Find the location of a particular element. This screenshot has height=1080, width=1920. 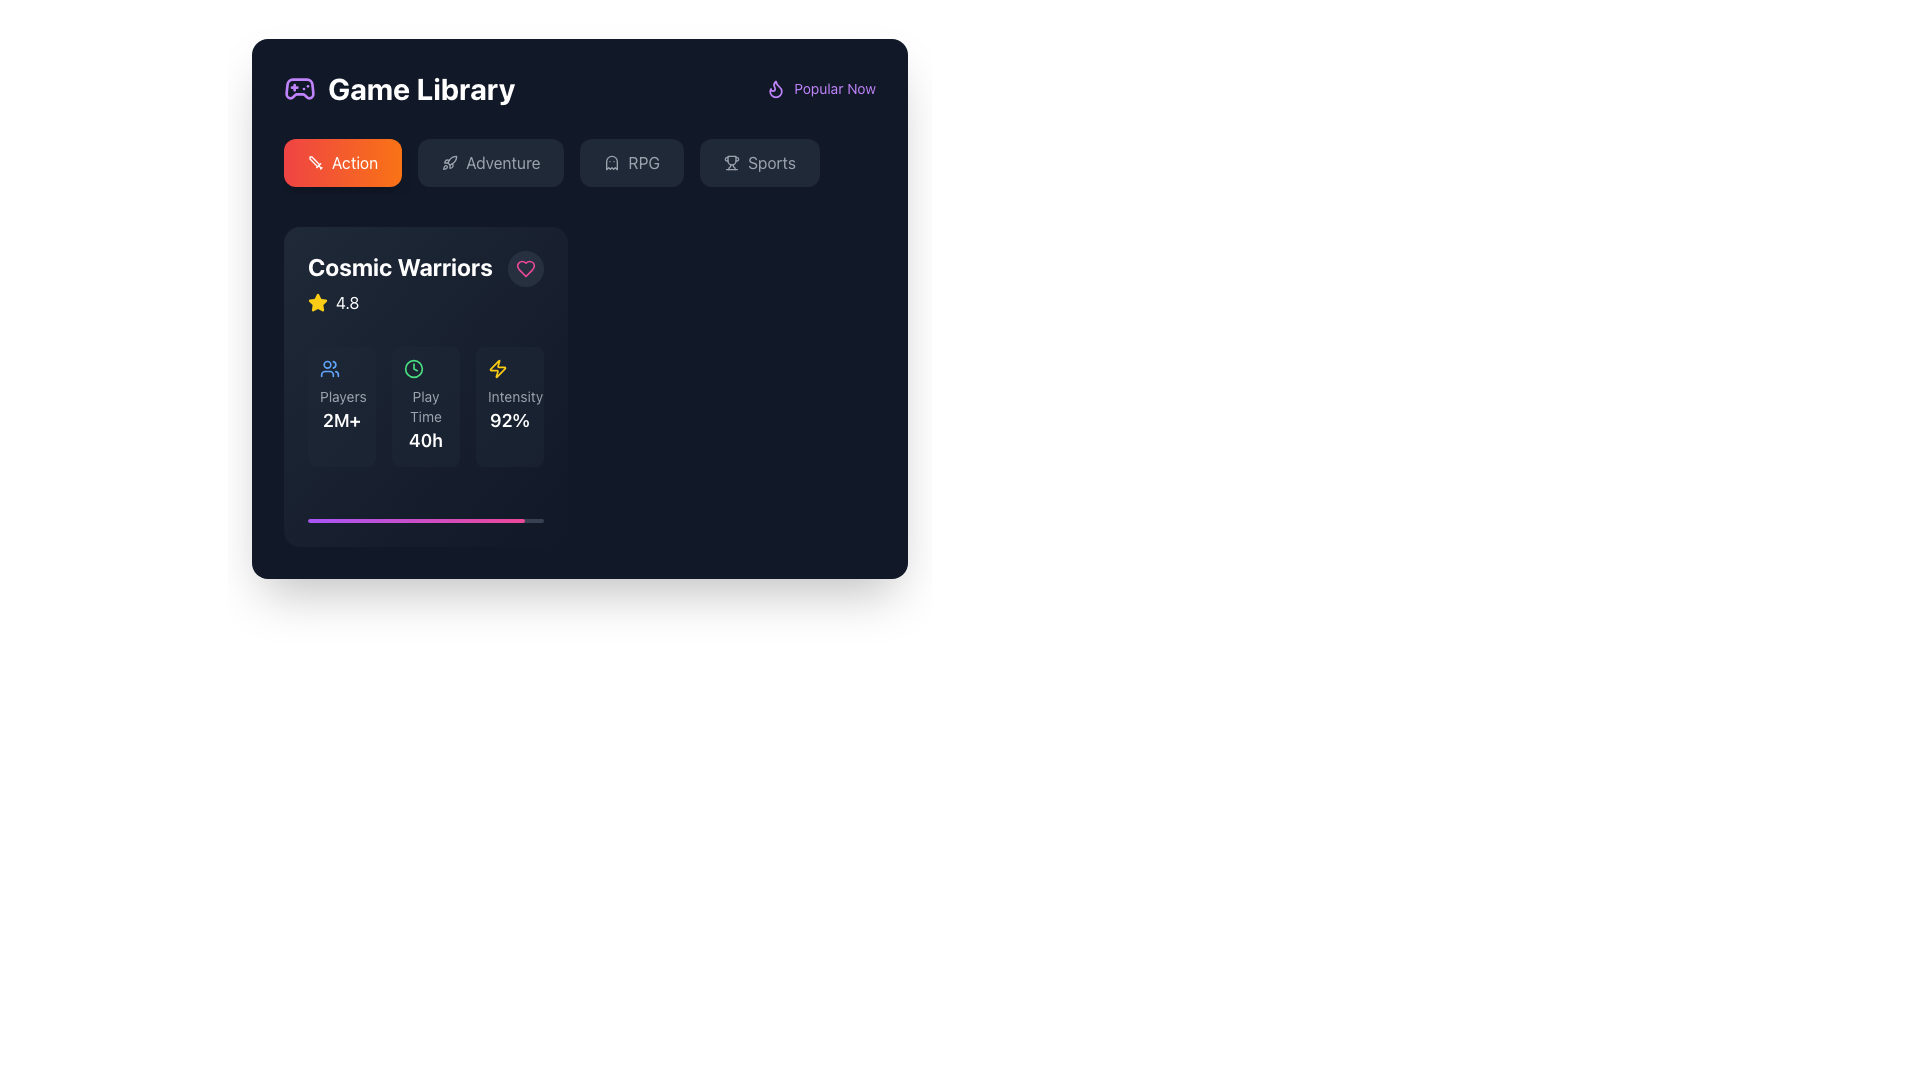

the text label within the button that describes its purpose as 'Action', located near the 'Game Library' section is located at coordinates (355, 161).